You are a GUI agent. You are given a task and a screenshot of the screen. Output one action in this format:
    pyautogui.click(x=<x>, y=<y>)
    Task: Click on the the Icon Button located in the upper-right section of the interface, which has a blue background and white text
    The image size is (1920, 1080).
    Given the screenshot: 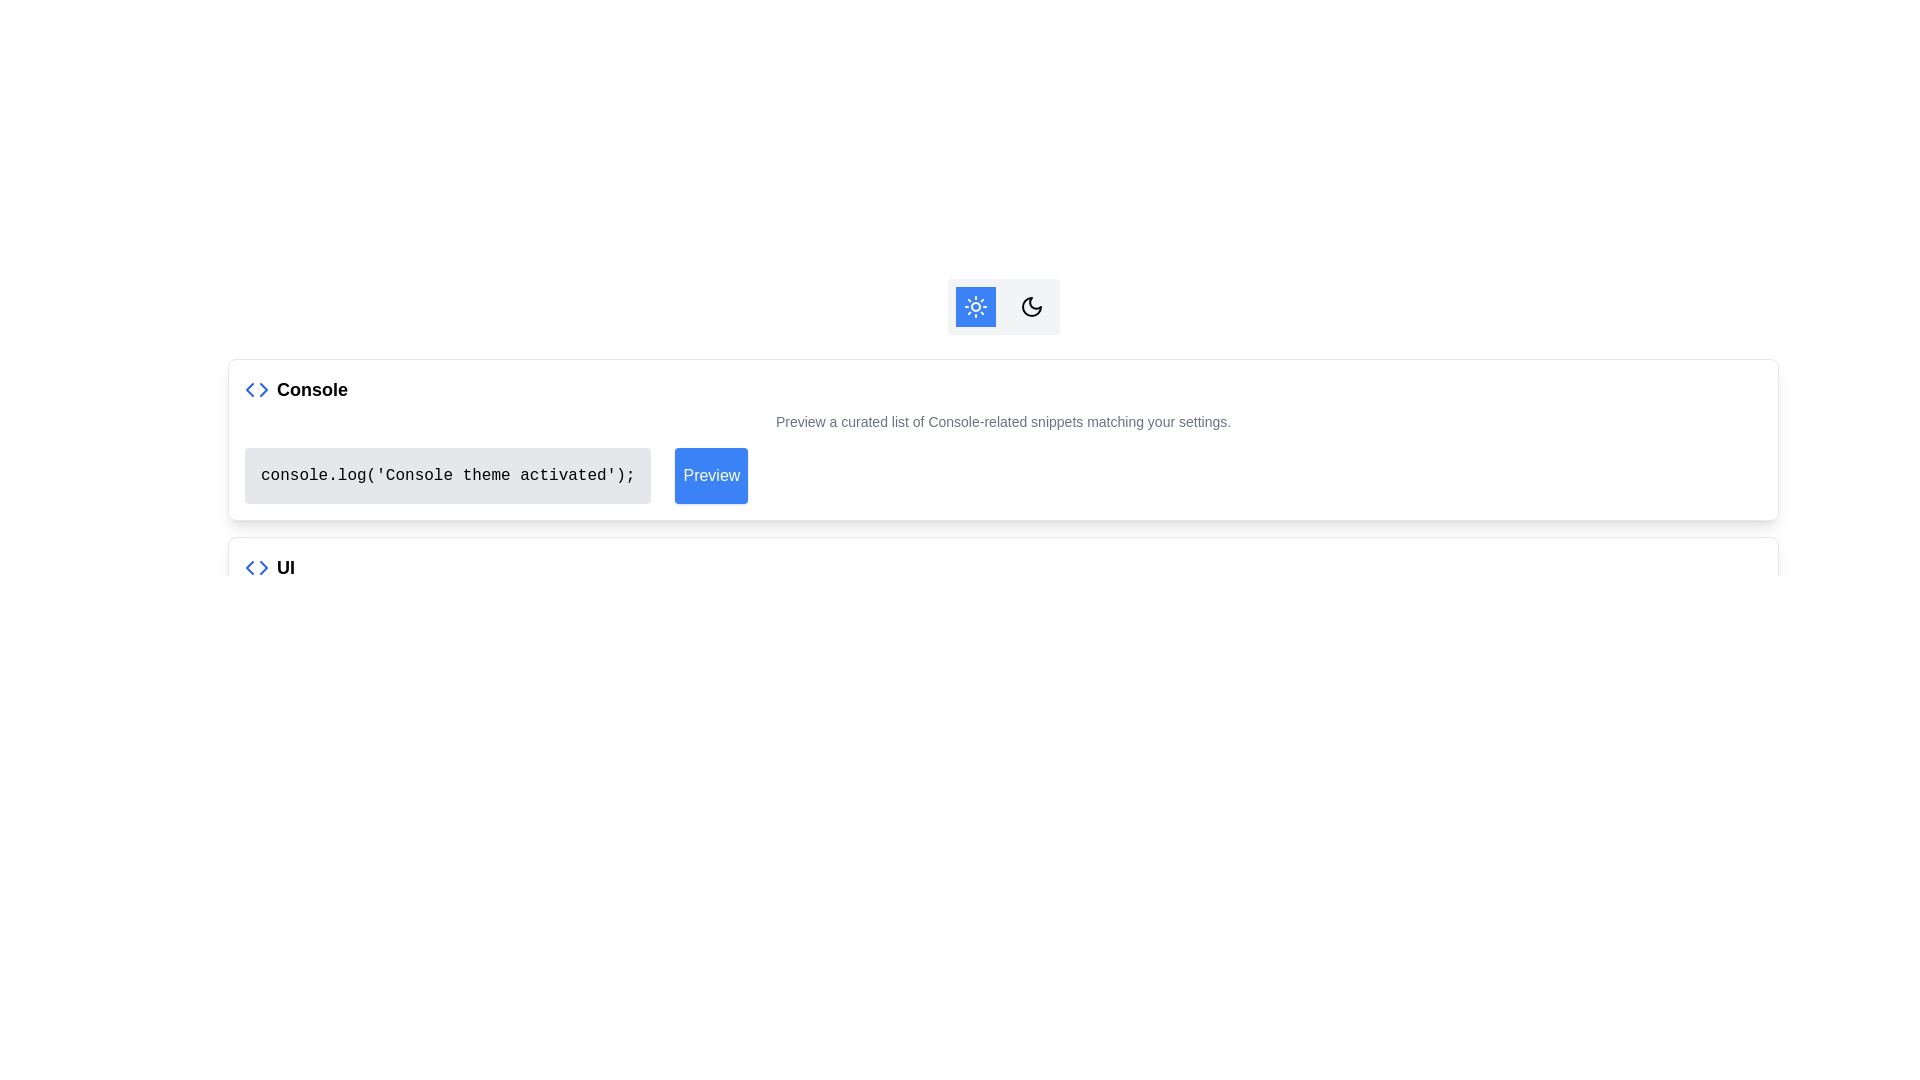 What is the action you would take?
    pyautogui.click(x=975, y=307)
    